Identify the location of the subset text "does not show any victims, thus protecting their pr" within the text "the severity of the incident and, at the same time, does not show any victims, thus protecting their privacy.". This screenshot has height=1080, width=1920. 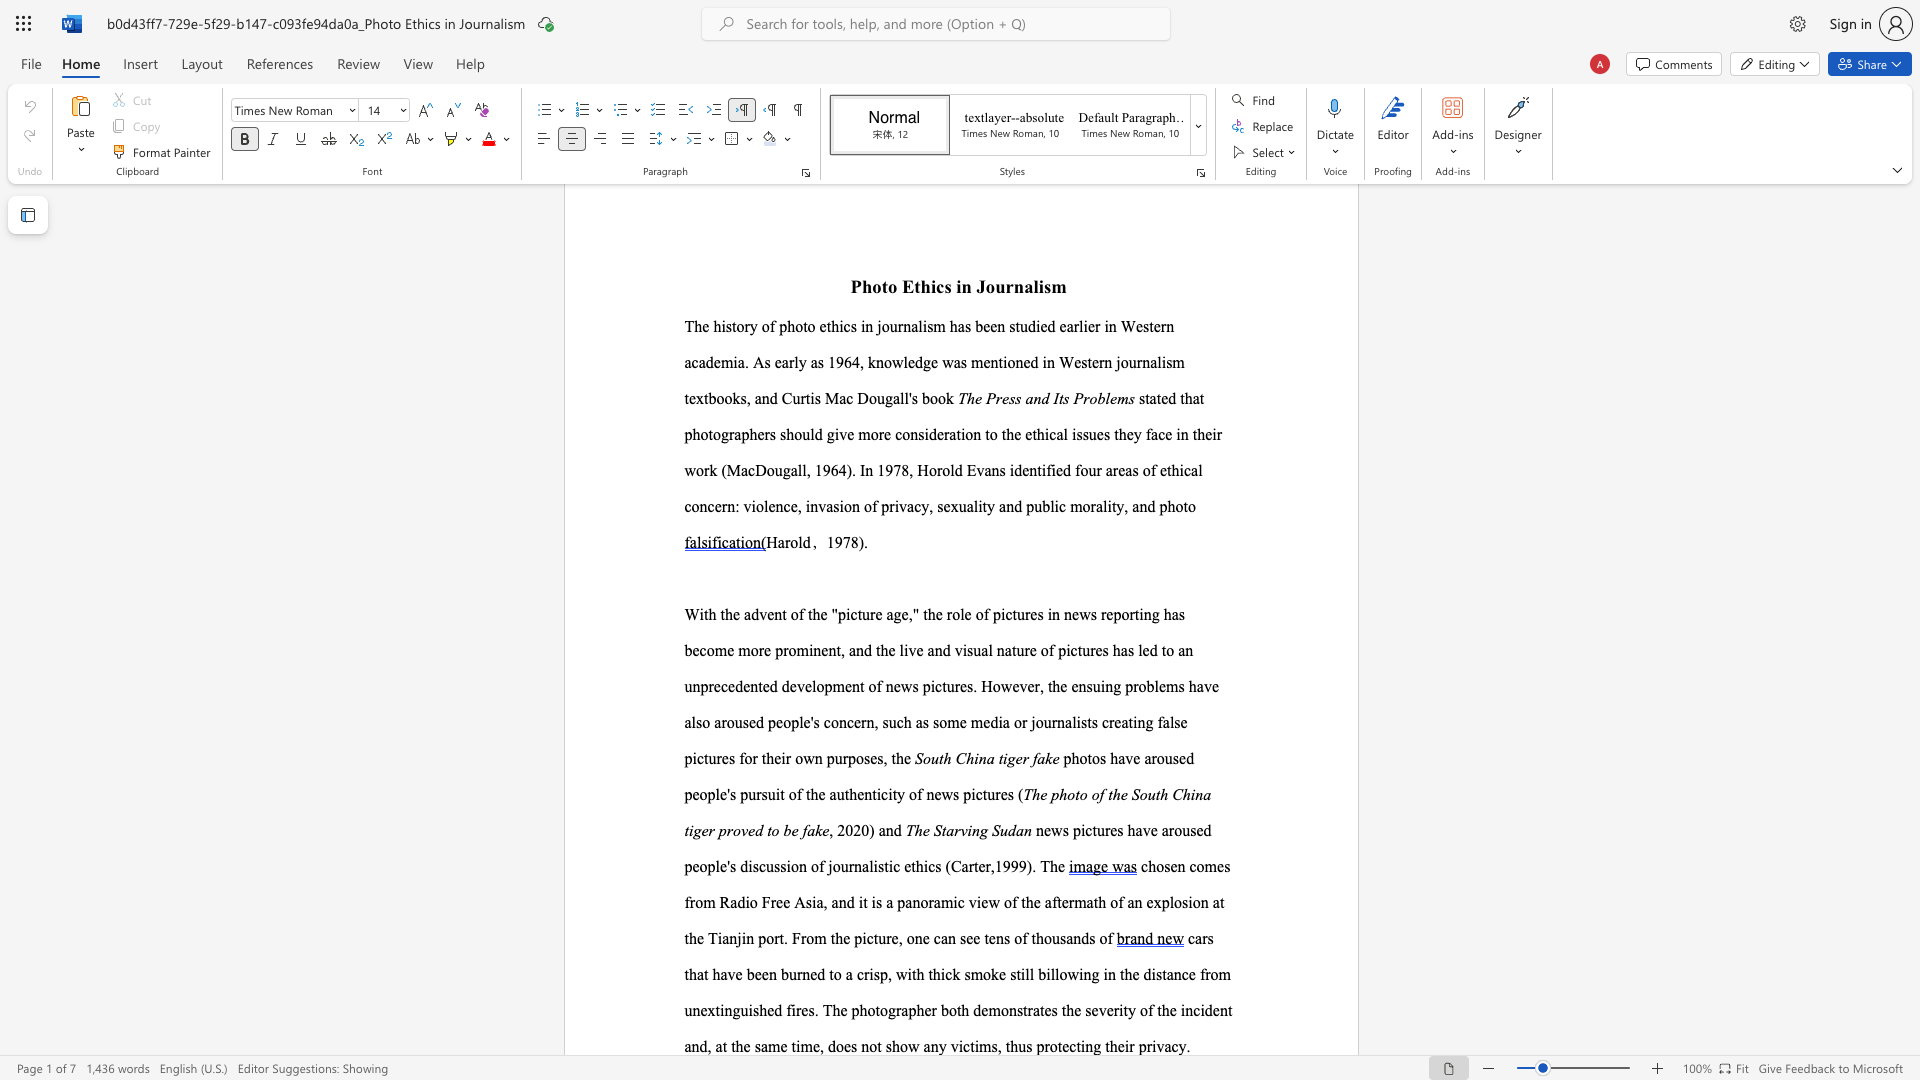
(828, 1045).